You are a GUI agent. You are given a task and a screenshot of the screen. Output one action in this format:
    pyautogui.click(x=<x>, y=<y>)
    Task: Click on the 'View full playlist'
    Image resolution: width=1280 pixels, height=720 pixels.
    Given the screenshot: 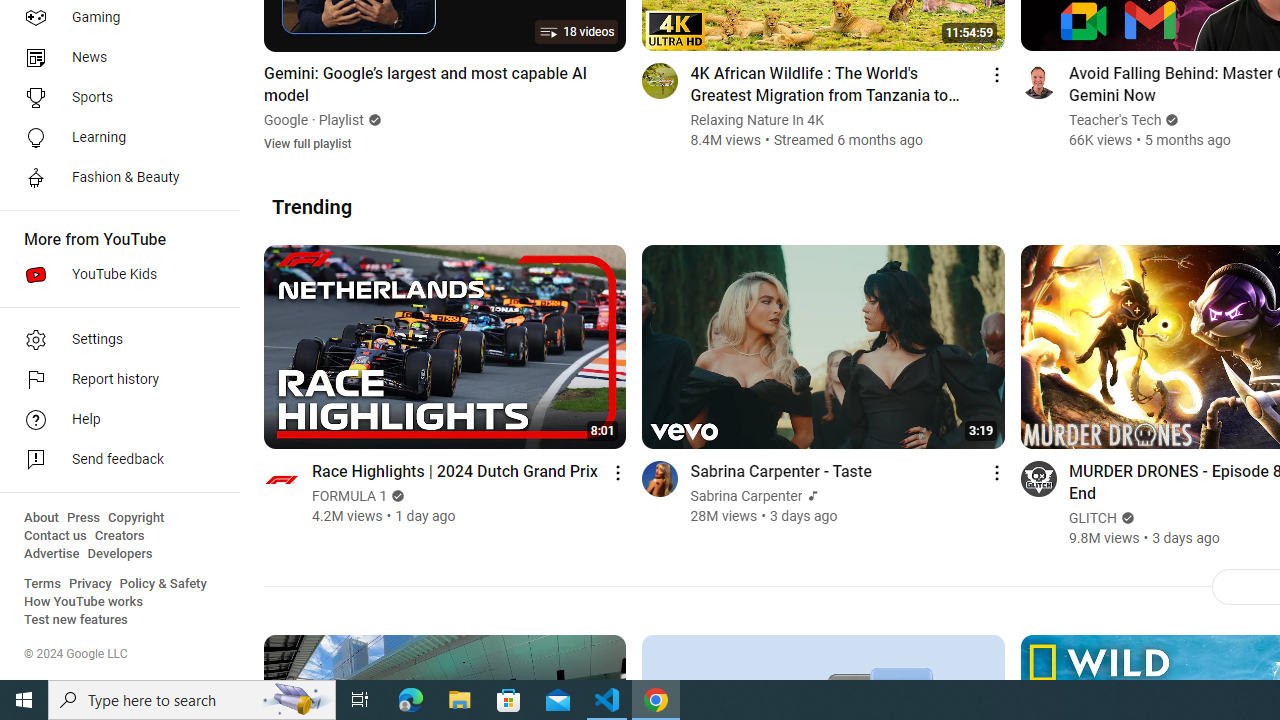 What is the action you would take?
    pyautogui.click(x=306, y=142)
    